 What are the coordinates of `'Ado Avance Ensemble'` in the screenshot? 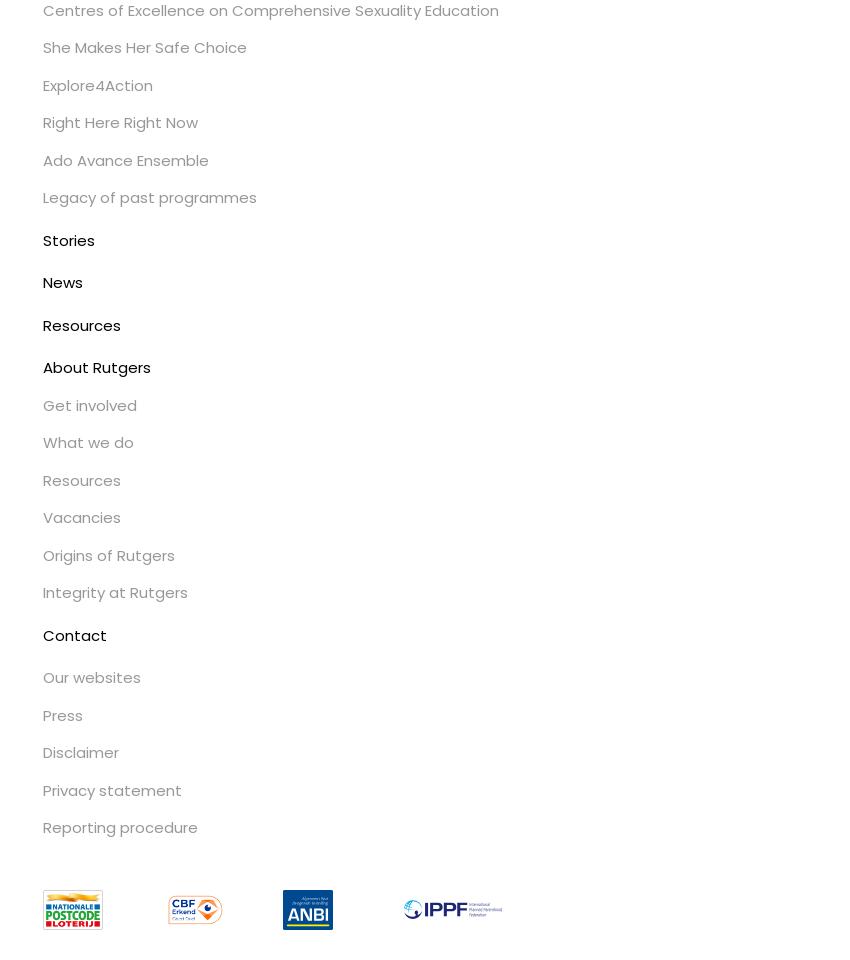 It's located at (124, 158).